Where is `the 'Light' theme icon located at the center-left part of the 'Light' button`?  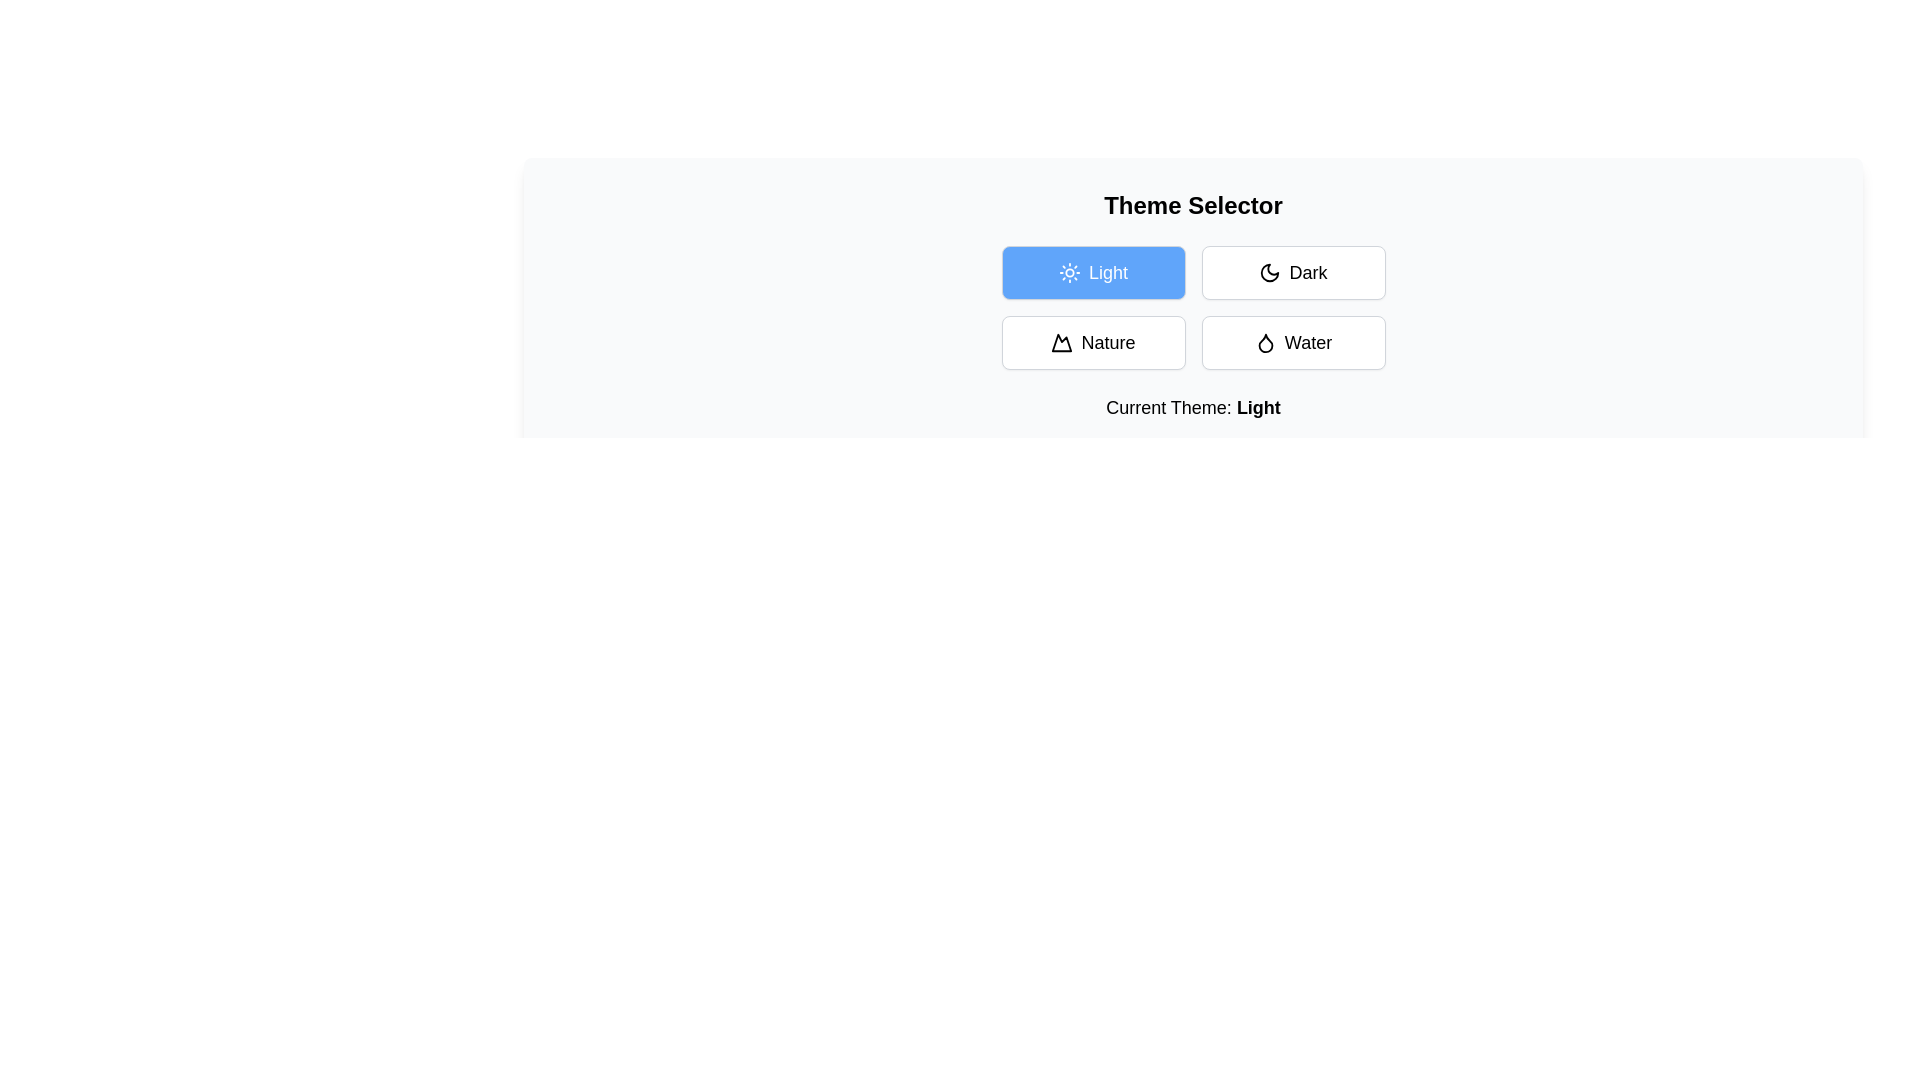 the 'Light' theme icon located at the center-left part of the 'Light' button is located at coordinates (1069, 273).